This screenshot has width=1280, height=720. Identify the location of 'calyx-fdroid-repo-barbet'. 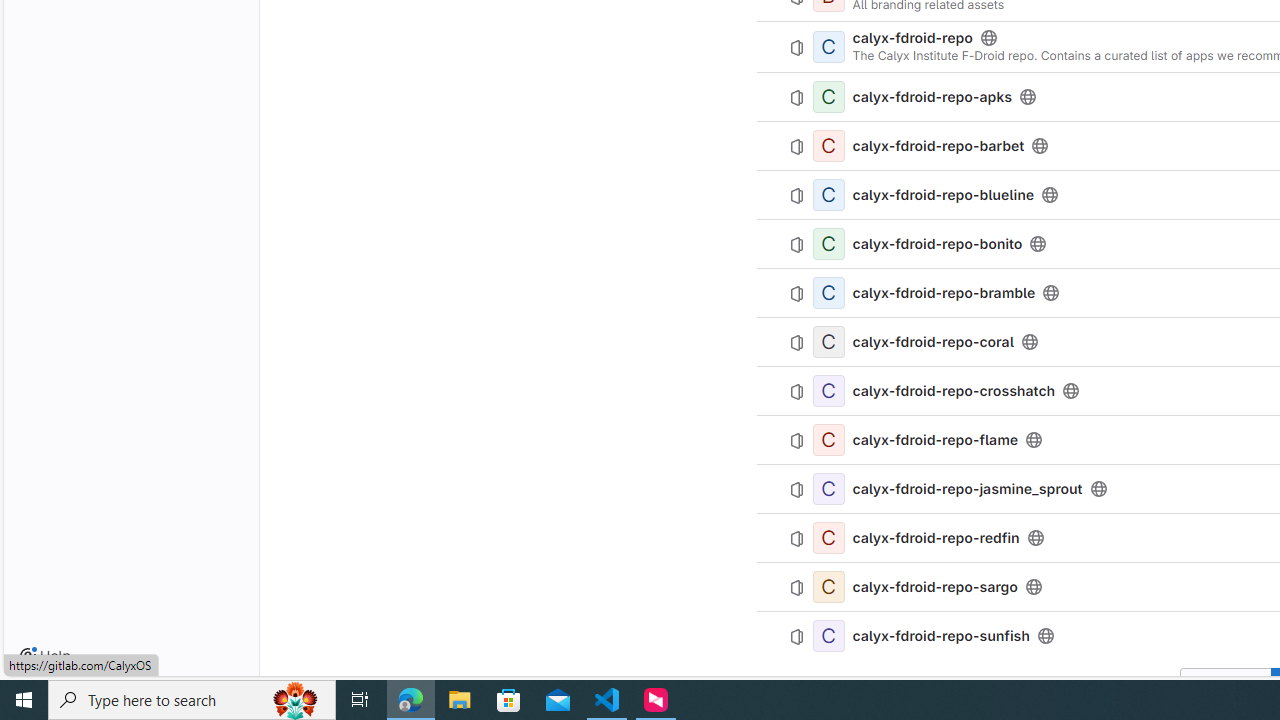
(937, 145).